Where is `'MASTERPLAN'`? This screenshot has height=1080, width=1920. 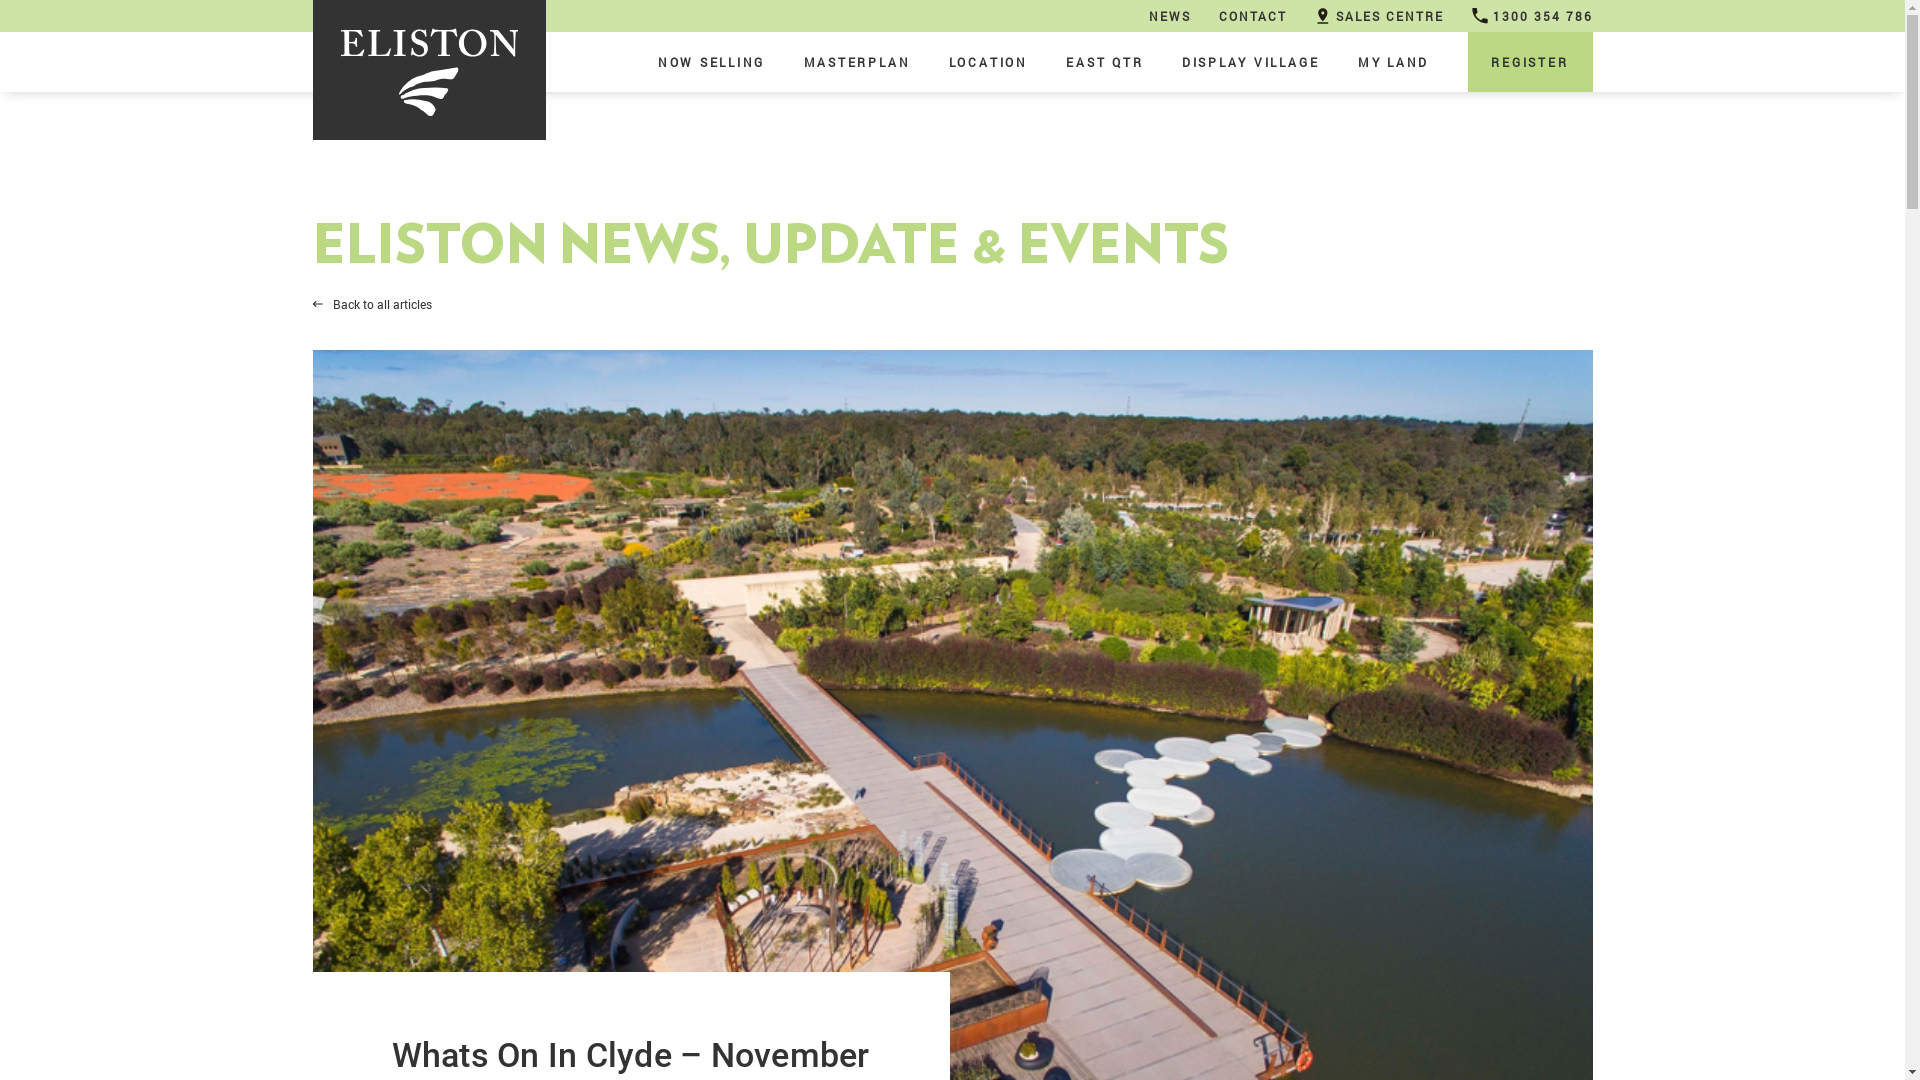 'MASTERPLAN' is located at coordinates (857, 60).